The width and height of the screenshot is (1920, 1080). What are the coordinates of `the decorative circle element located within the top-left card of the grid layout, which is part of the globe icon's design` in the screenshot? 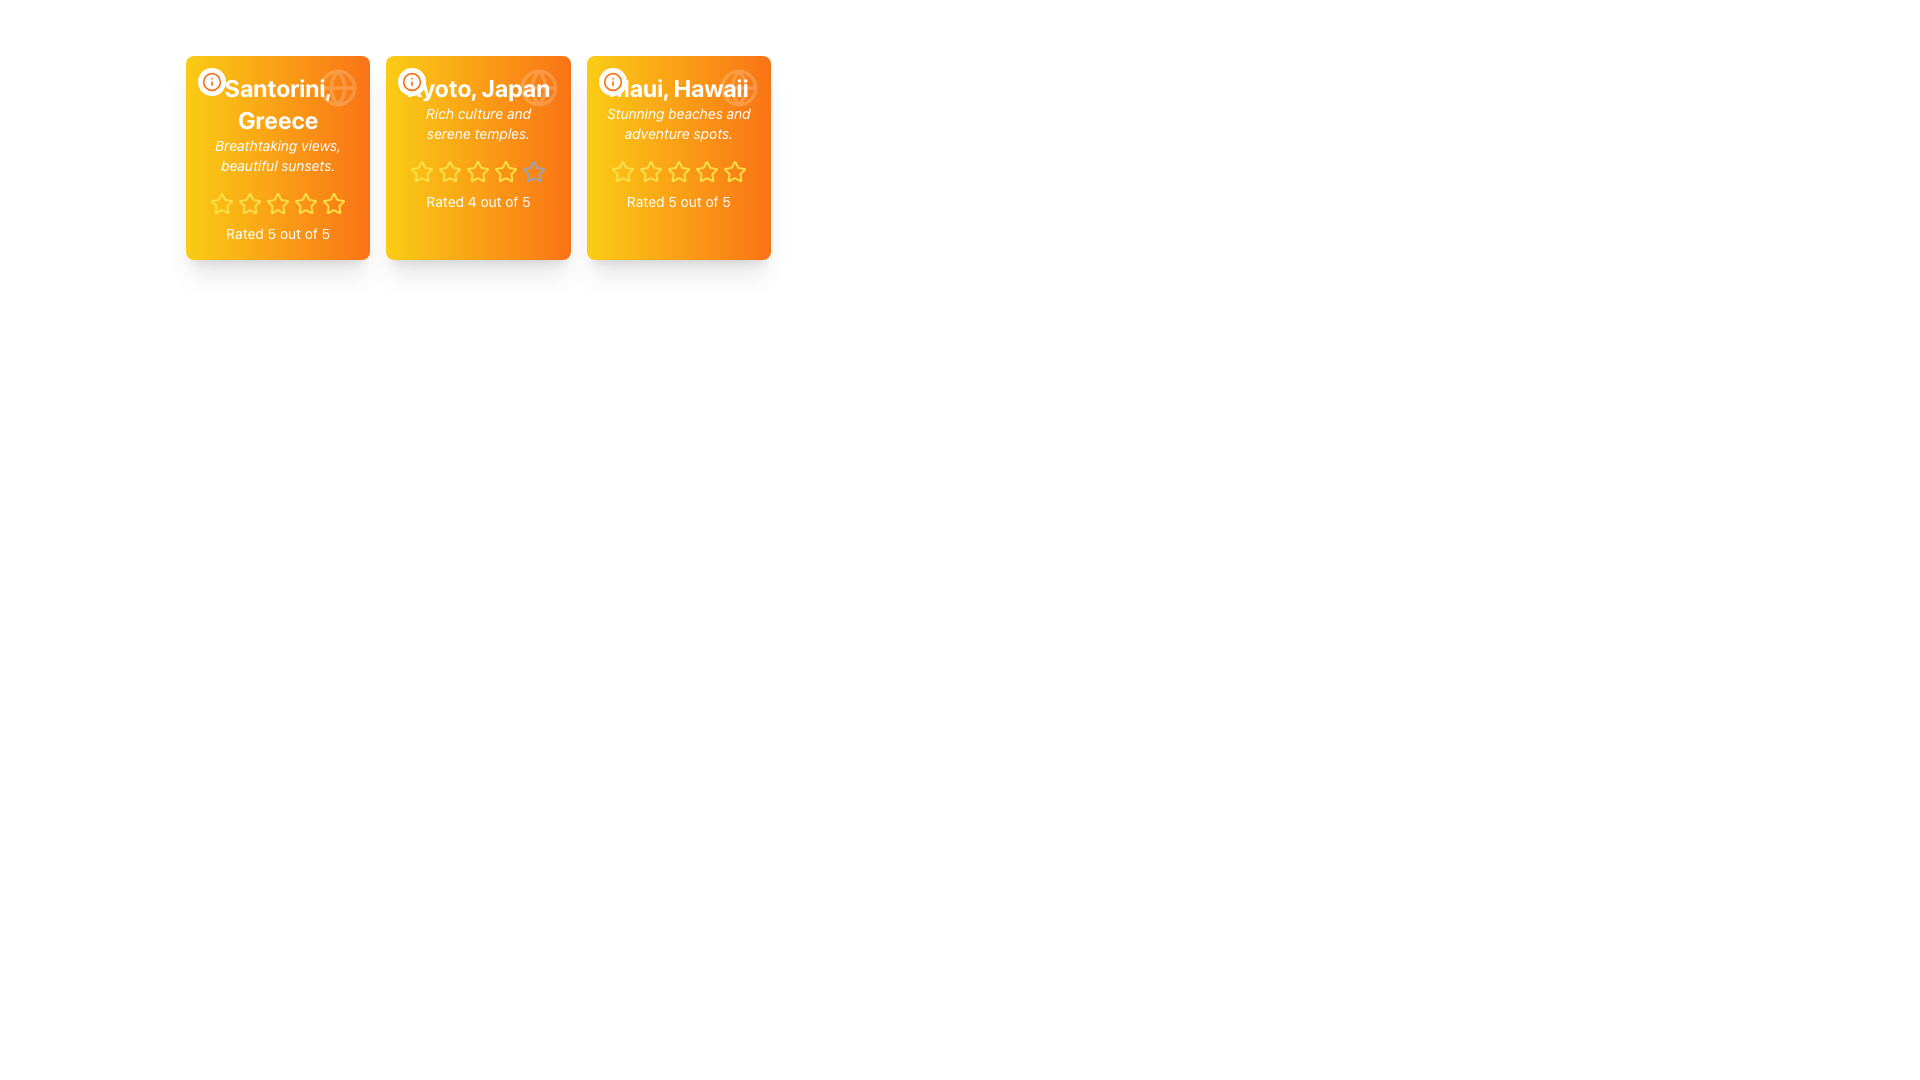 It's located at (338, 87).